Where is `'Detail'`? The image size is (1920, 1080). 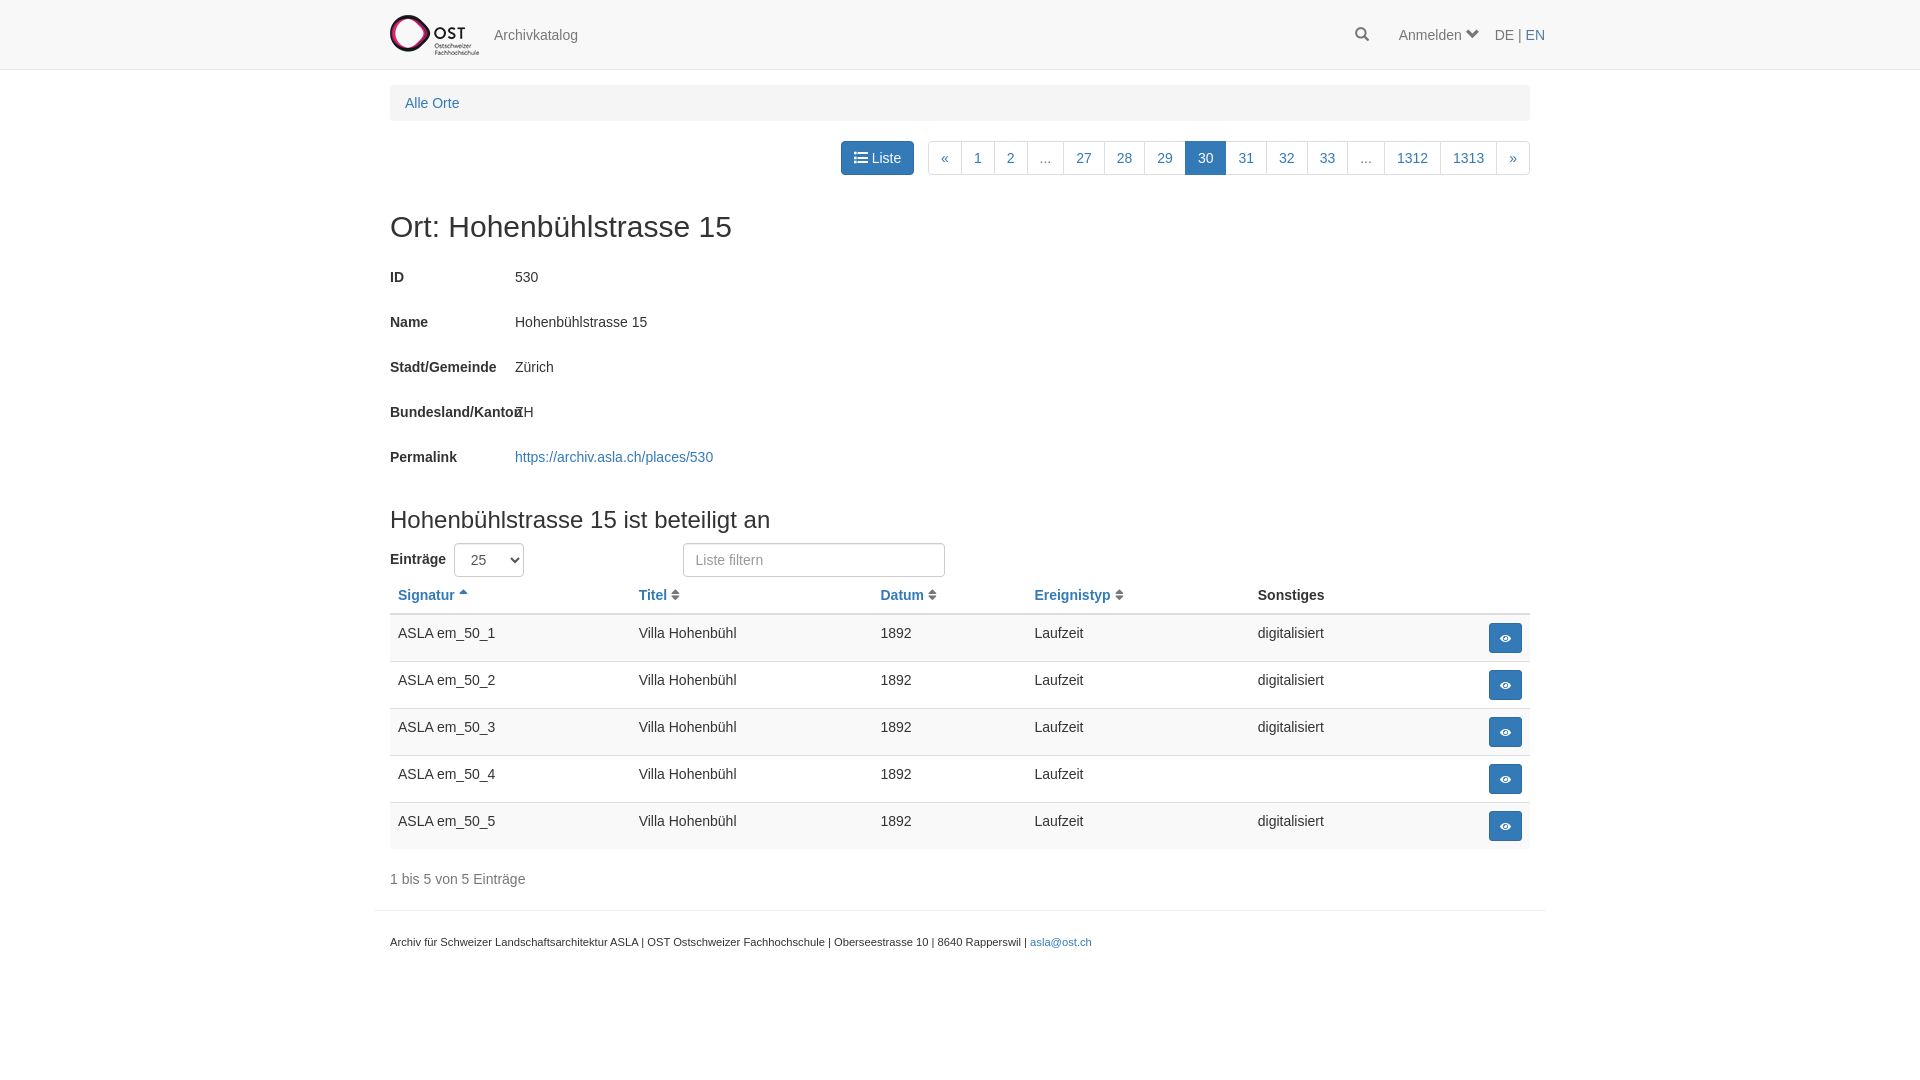
'Detail' is located at coordinates (1488, 778).